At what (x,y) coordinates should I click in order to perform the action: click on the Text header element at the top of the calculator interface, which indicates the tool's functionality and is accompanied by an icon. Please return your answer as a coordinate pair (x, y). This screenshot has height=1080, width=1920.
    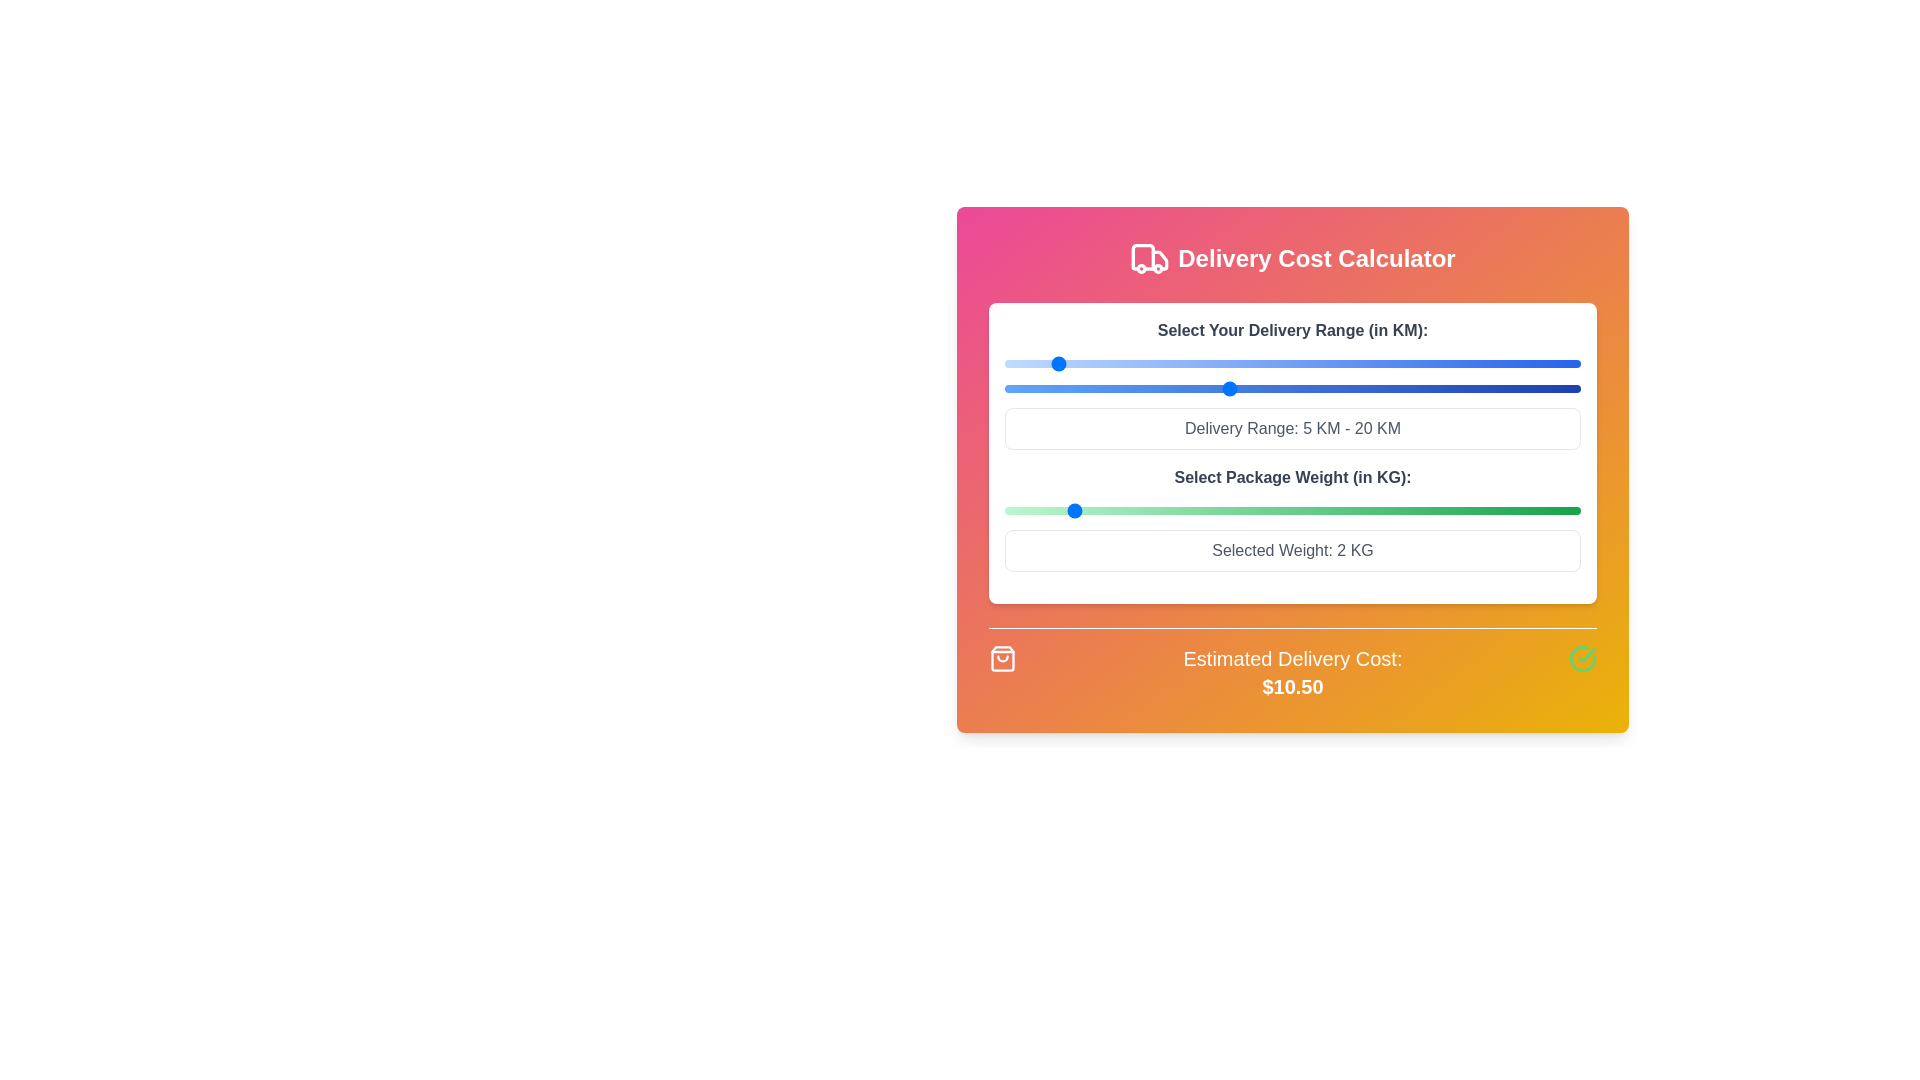
    Looking at the image, I should click on (1292, 257).